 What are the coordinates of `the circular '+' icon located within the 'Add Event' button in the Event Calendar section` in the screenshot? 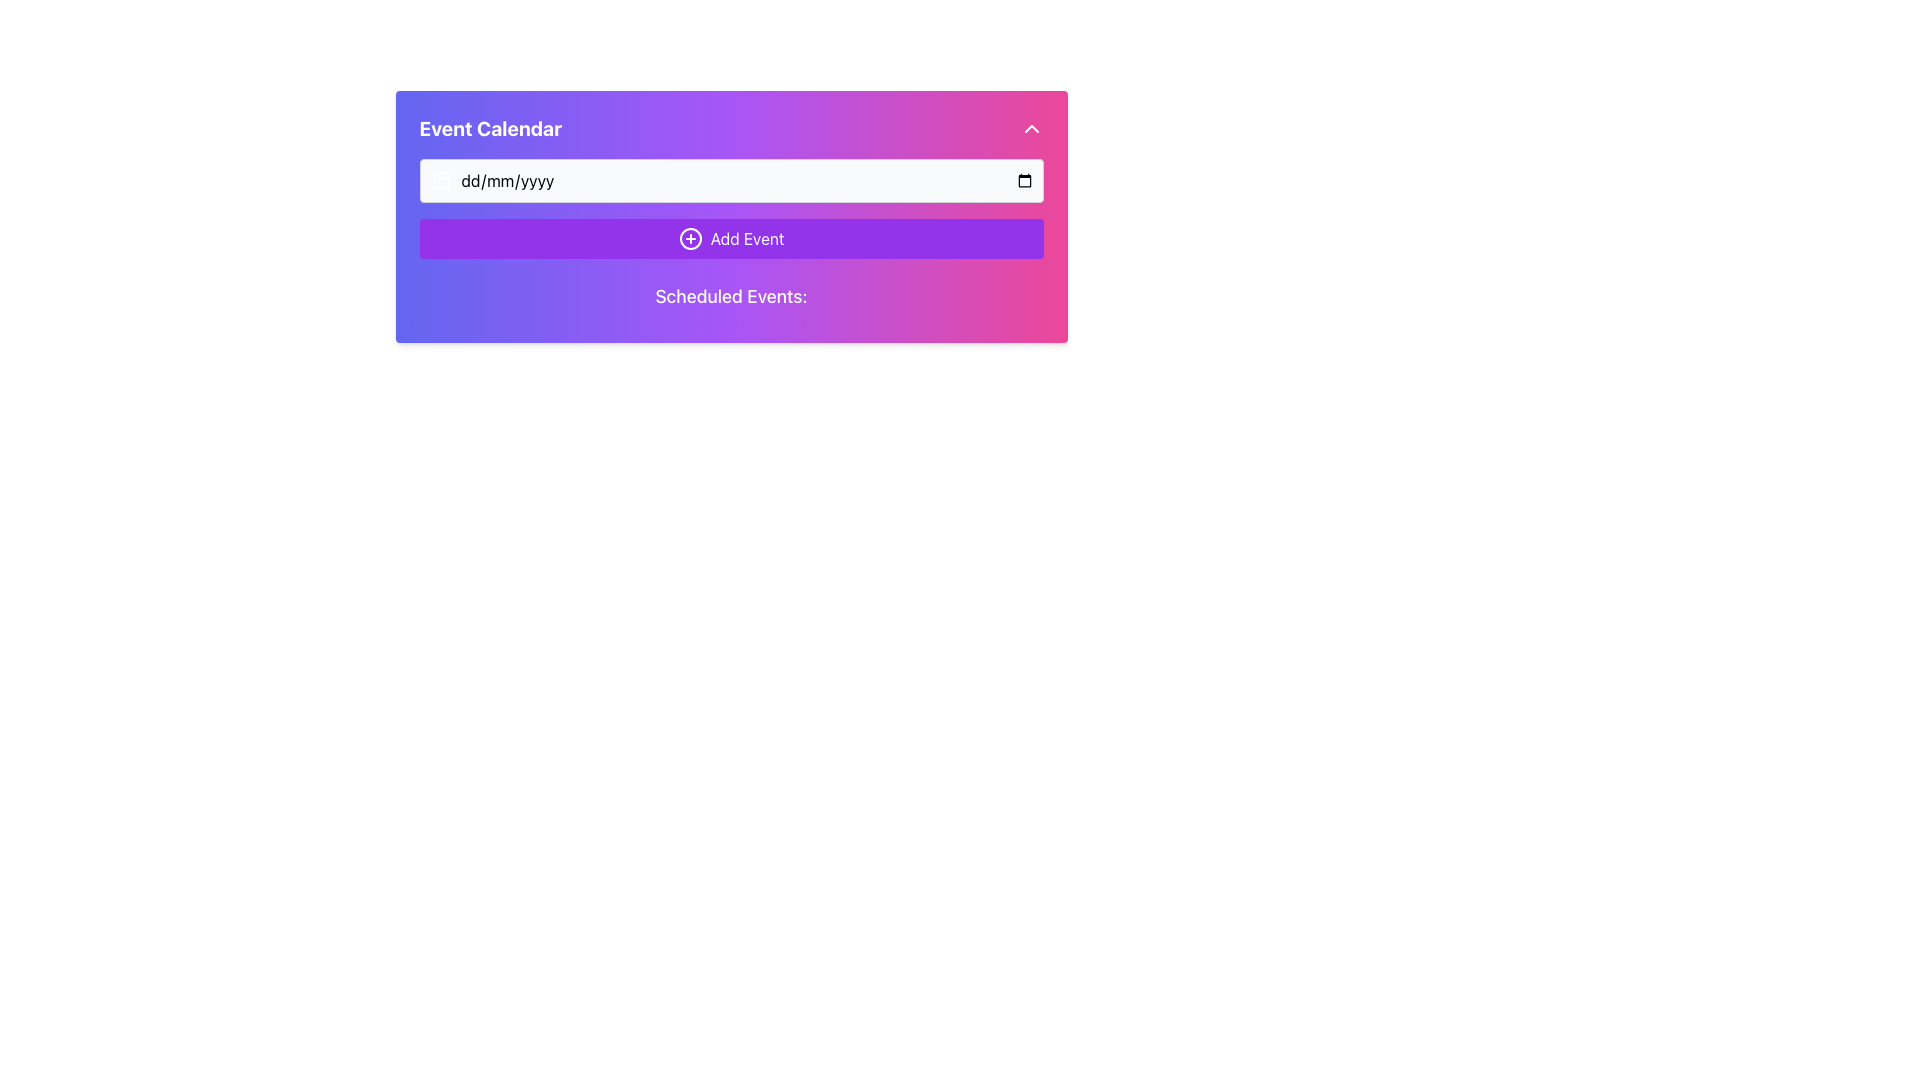 It's located at (690, 238).